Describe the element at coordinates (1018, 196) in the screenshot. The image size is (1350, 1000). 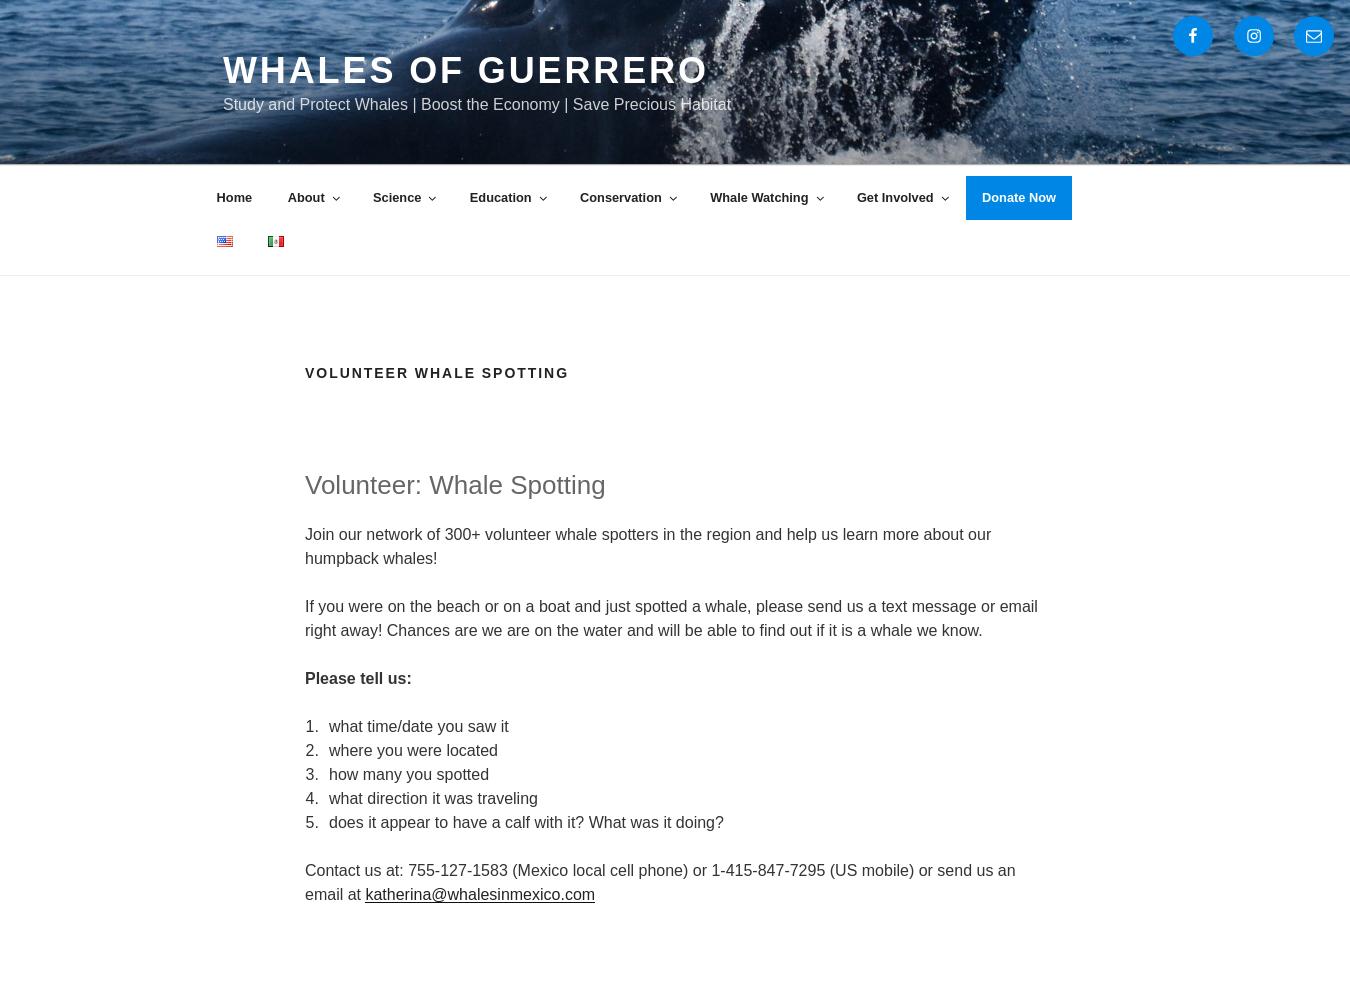
I see `'Donate Now'` at that location.